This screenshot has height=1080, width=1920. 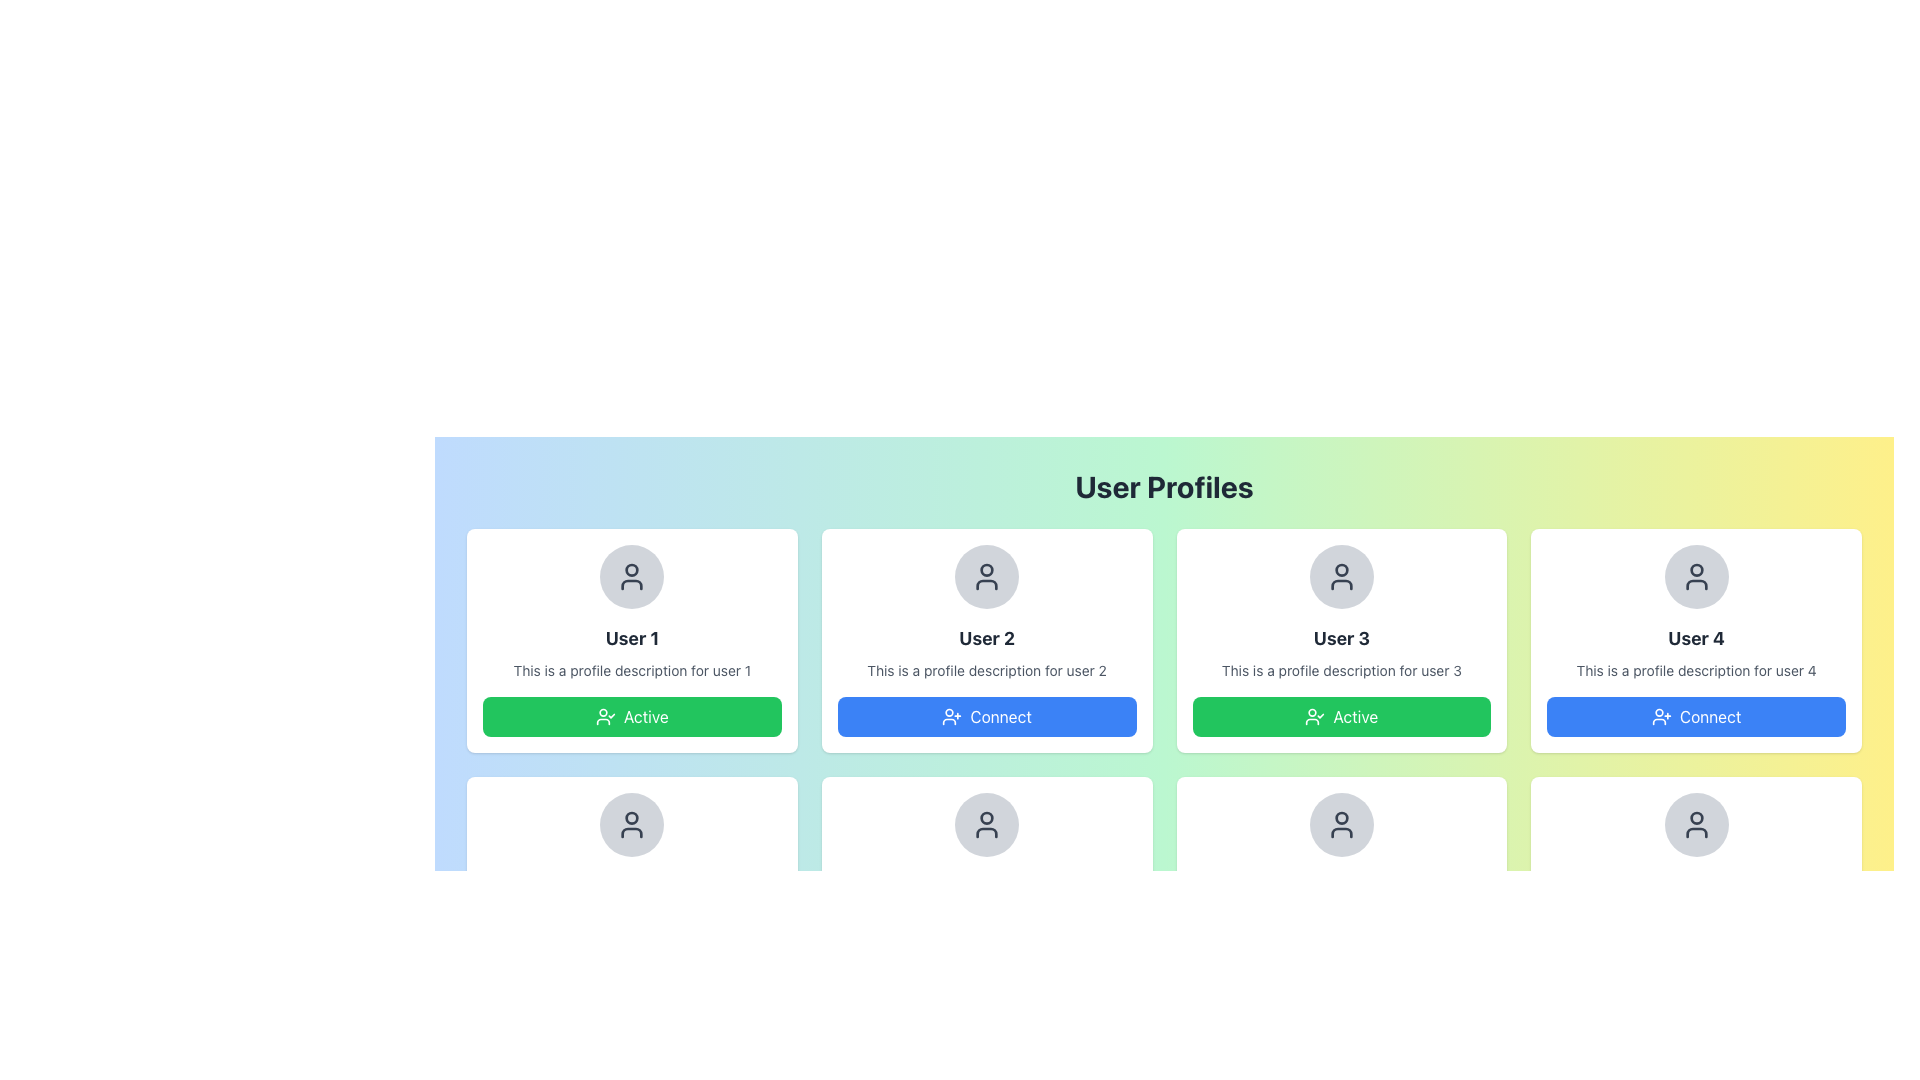 What do you see at coordinates (631, 570) in the screenshot?
I see `the small circular icon located at the top center of the User 1 profile card's avatar illustration` at bounding box center [631, 570].